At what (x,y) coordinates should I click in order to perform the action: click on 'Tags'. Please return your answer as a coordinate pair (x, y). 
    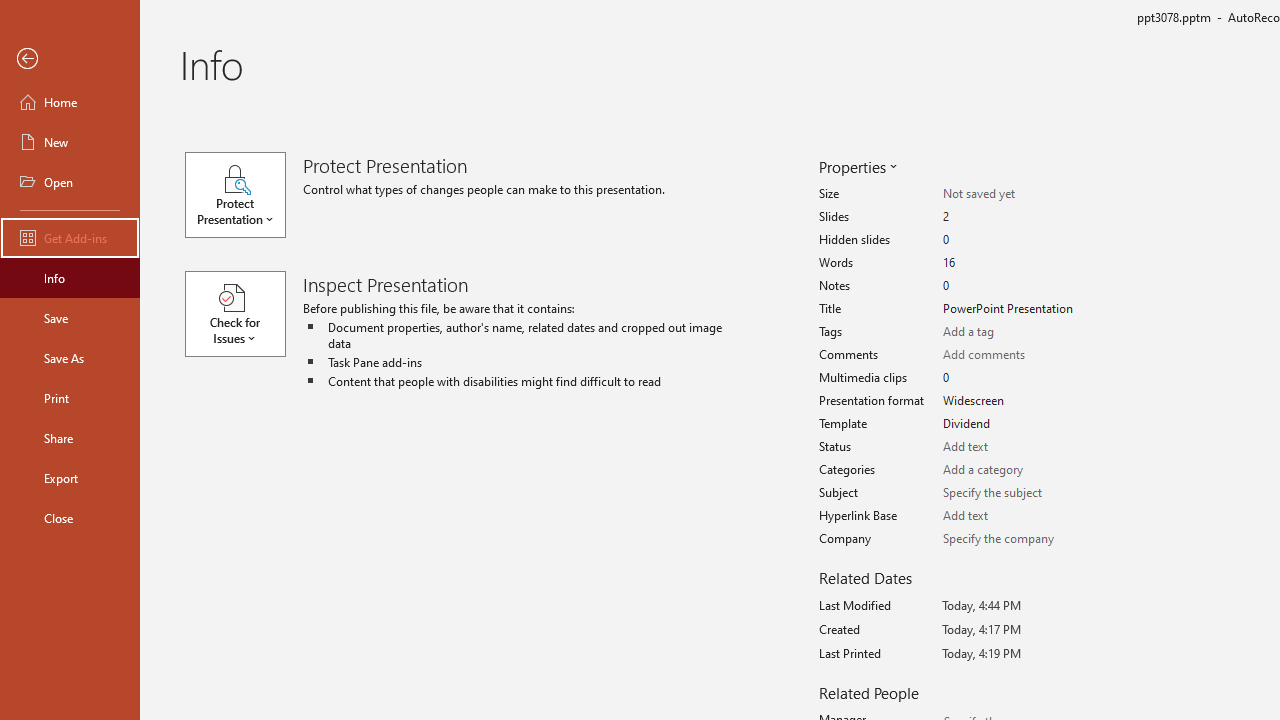
    Looking at the image, I should click on (1012, 331).